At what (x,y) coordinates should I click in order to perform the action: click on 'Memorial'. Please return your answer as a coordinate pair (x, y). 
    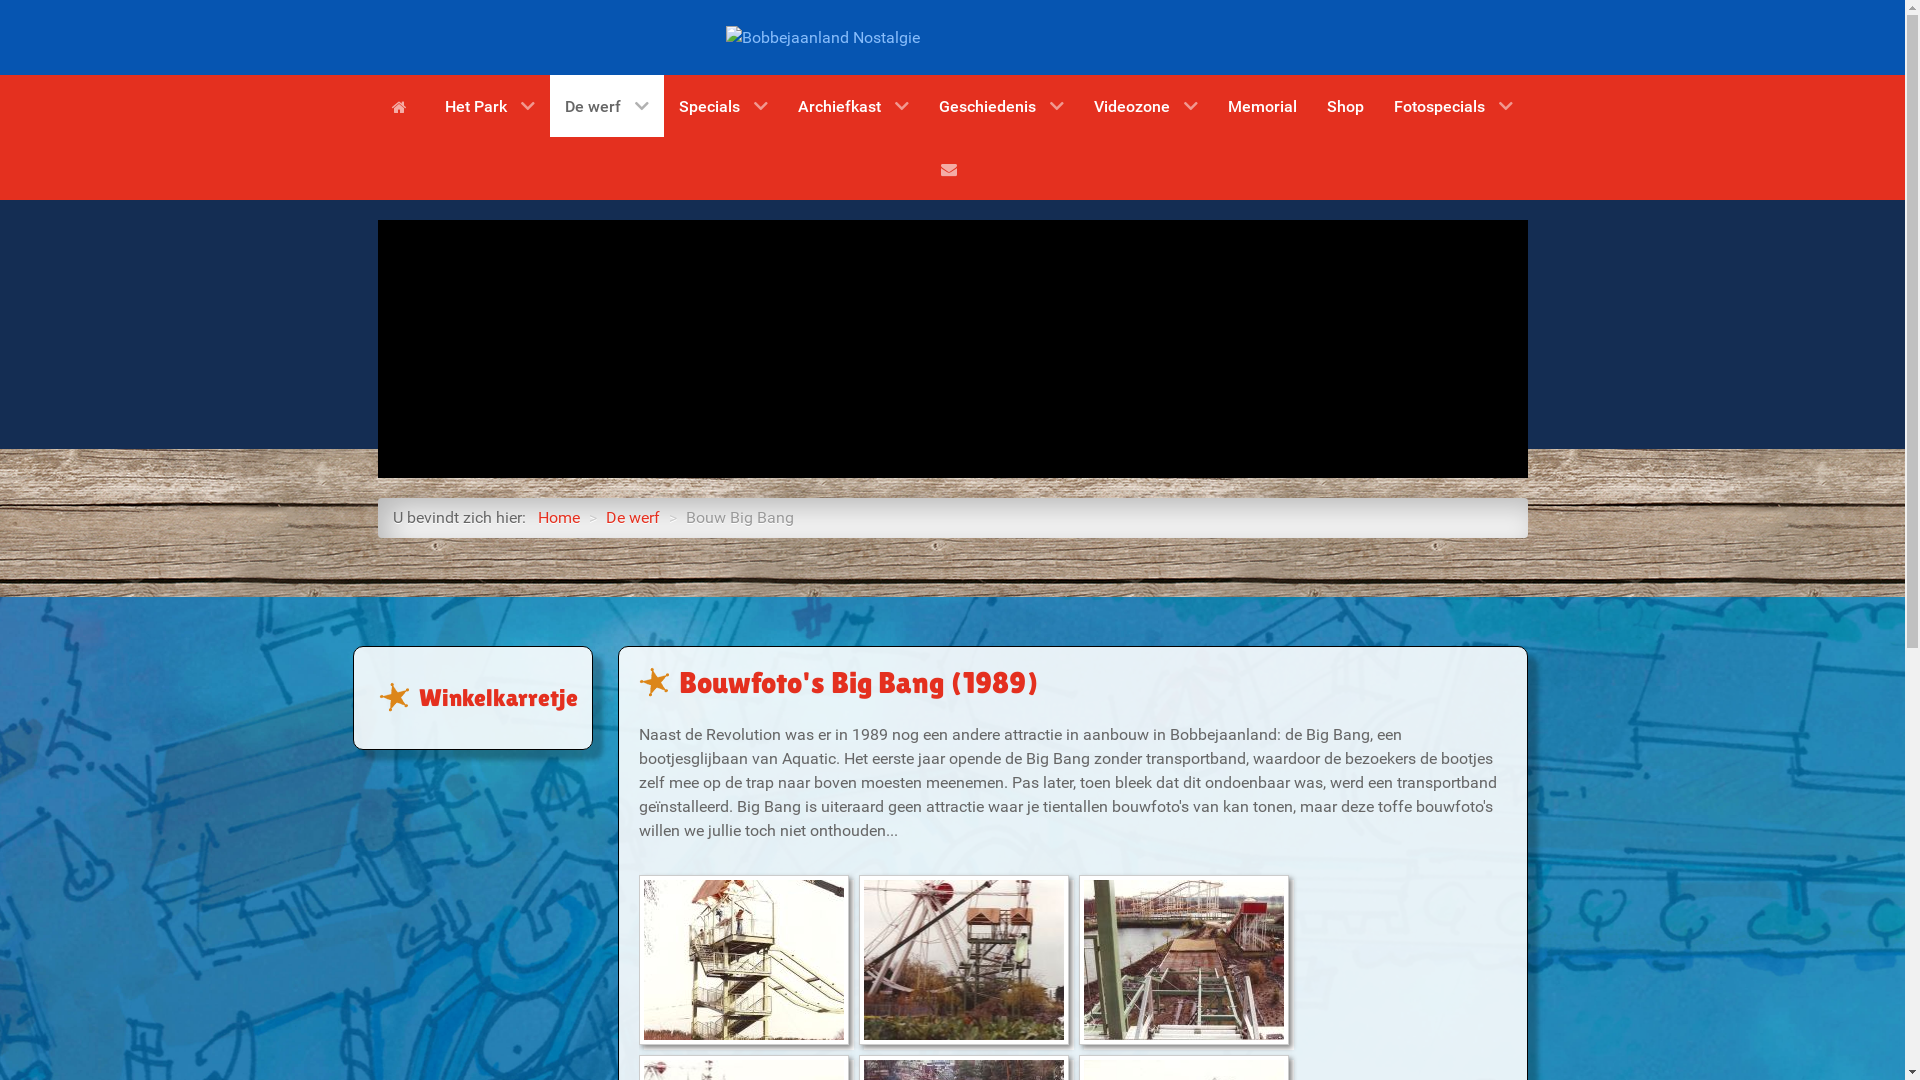
    Looking at the image, I should click on (1261, 105).